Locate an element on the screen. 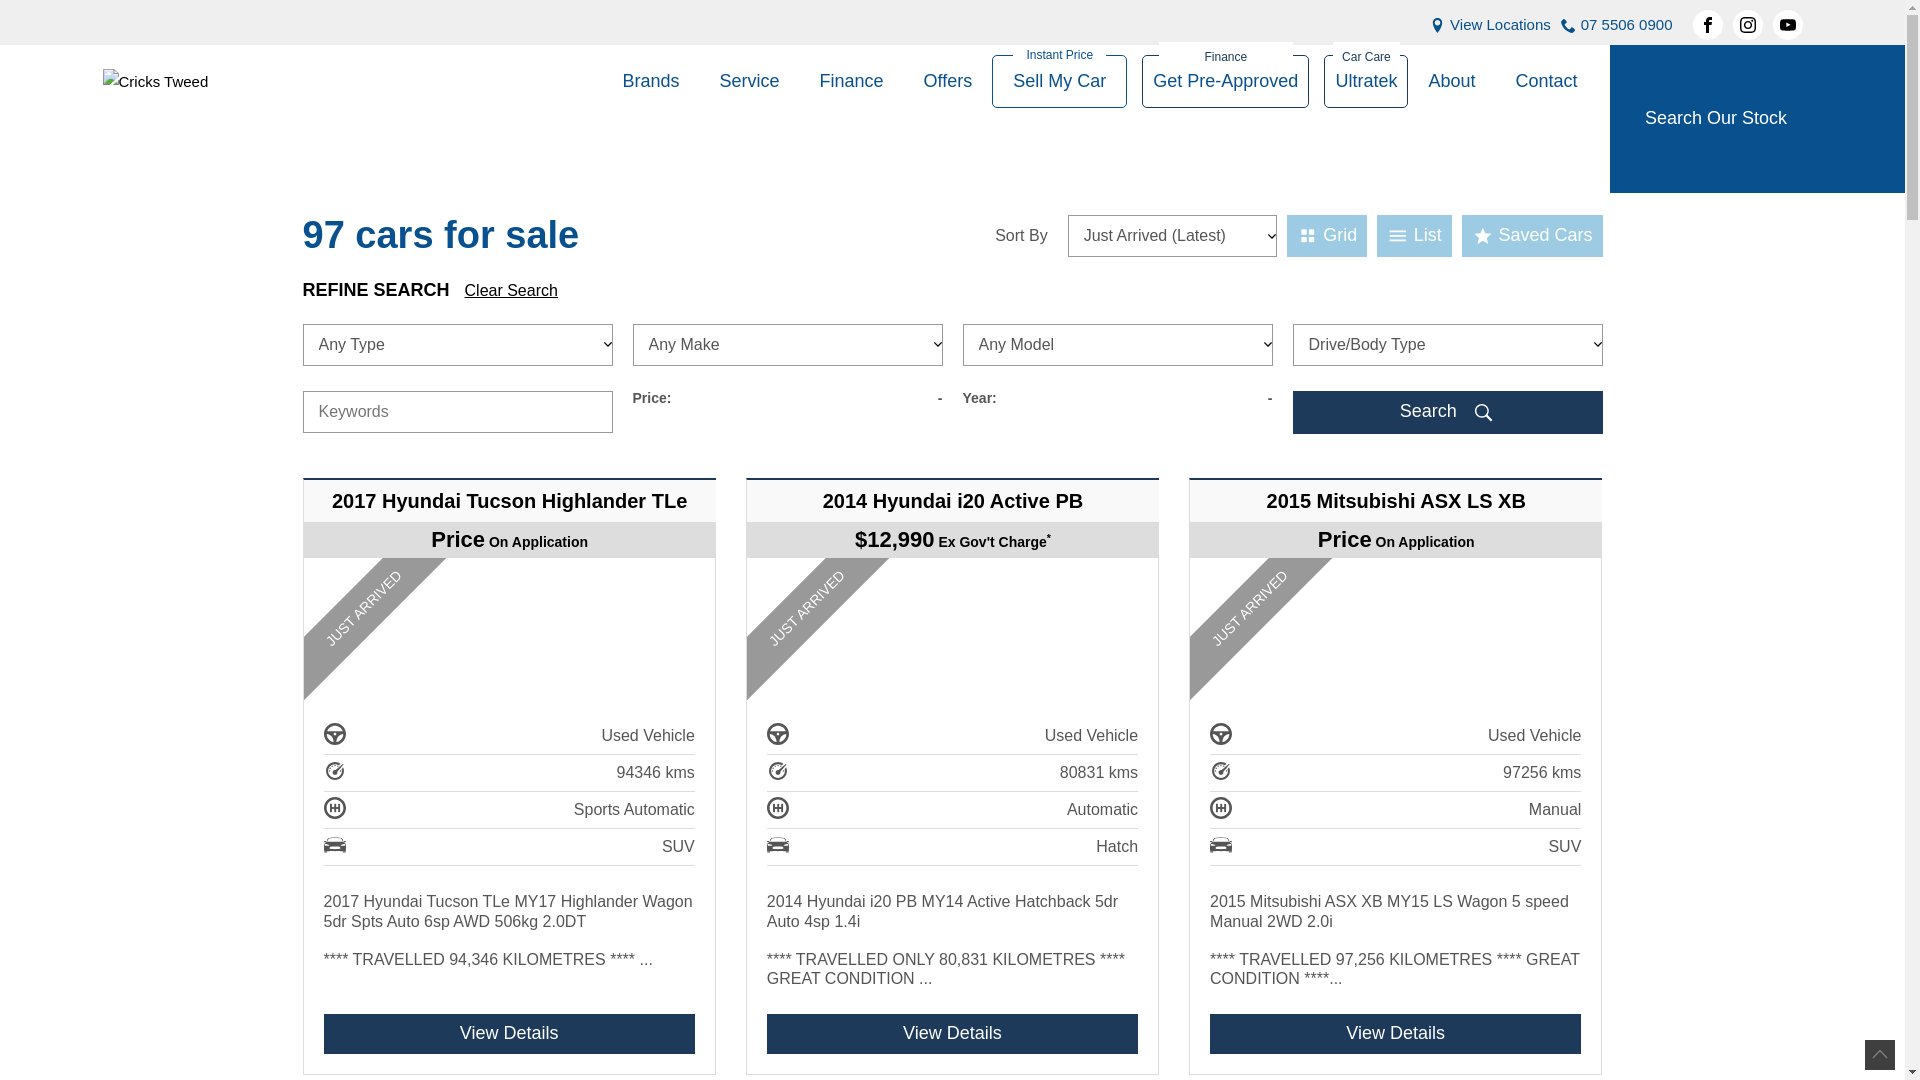 Image resolution: width=1920 pixels, height=1080 pixels. 'View Locations' is located at coordinates (1500, 24).